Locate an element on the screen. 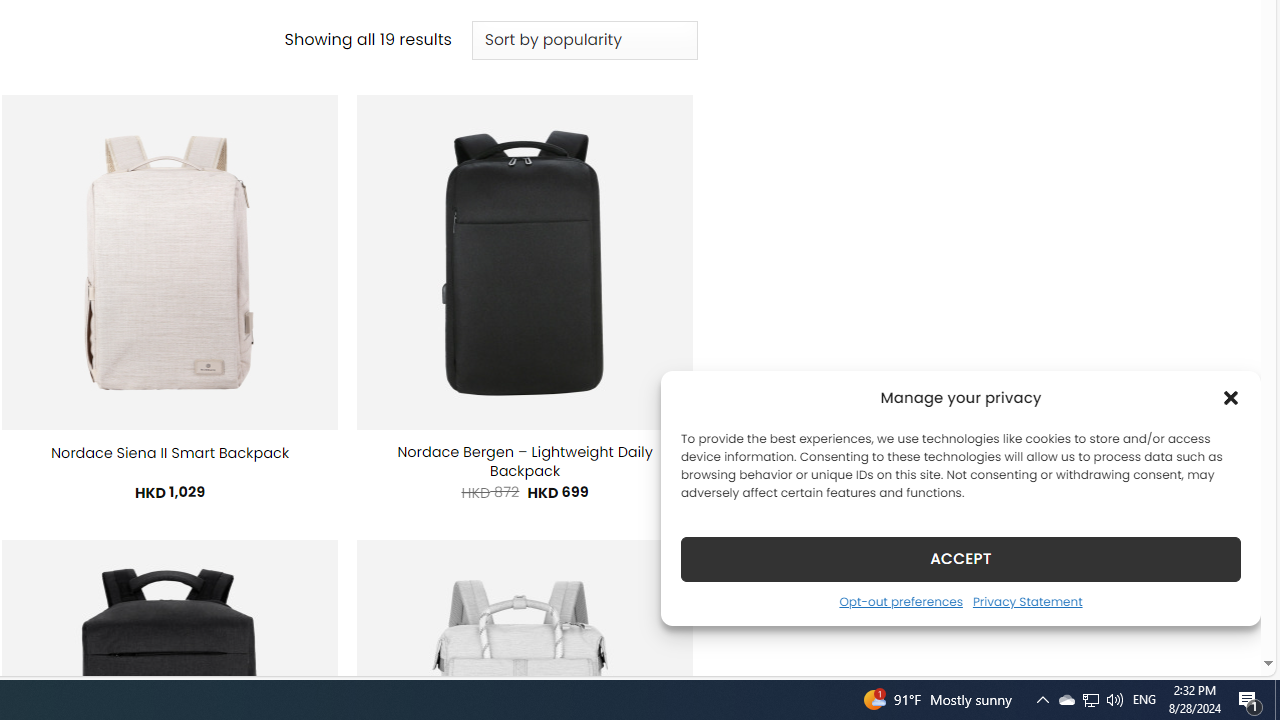 The image size is (1280, 720). 'Shop order' is located at coordinates (583, 41).